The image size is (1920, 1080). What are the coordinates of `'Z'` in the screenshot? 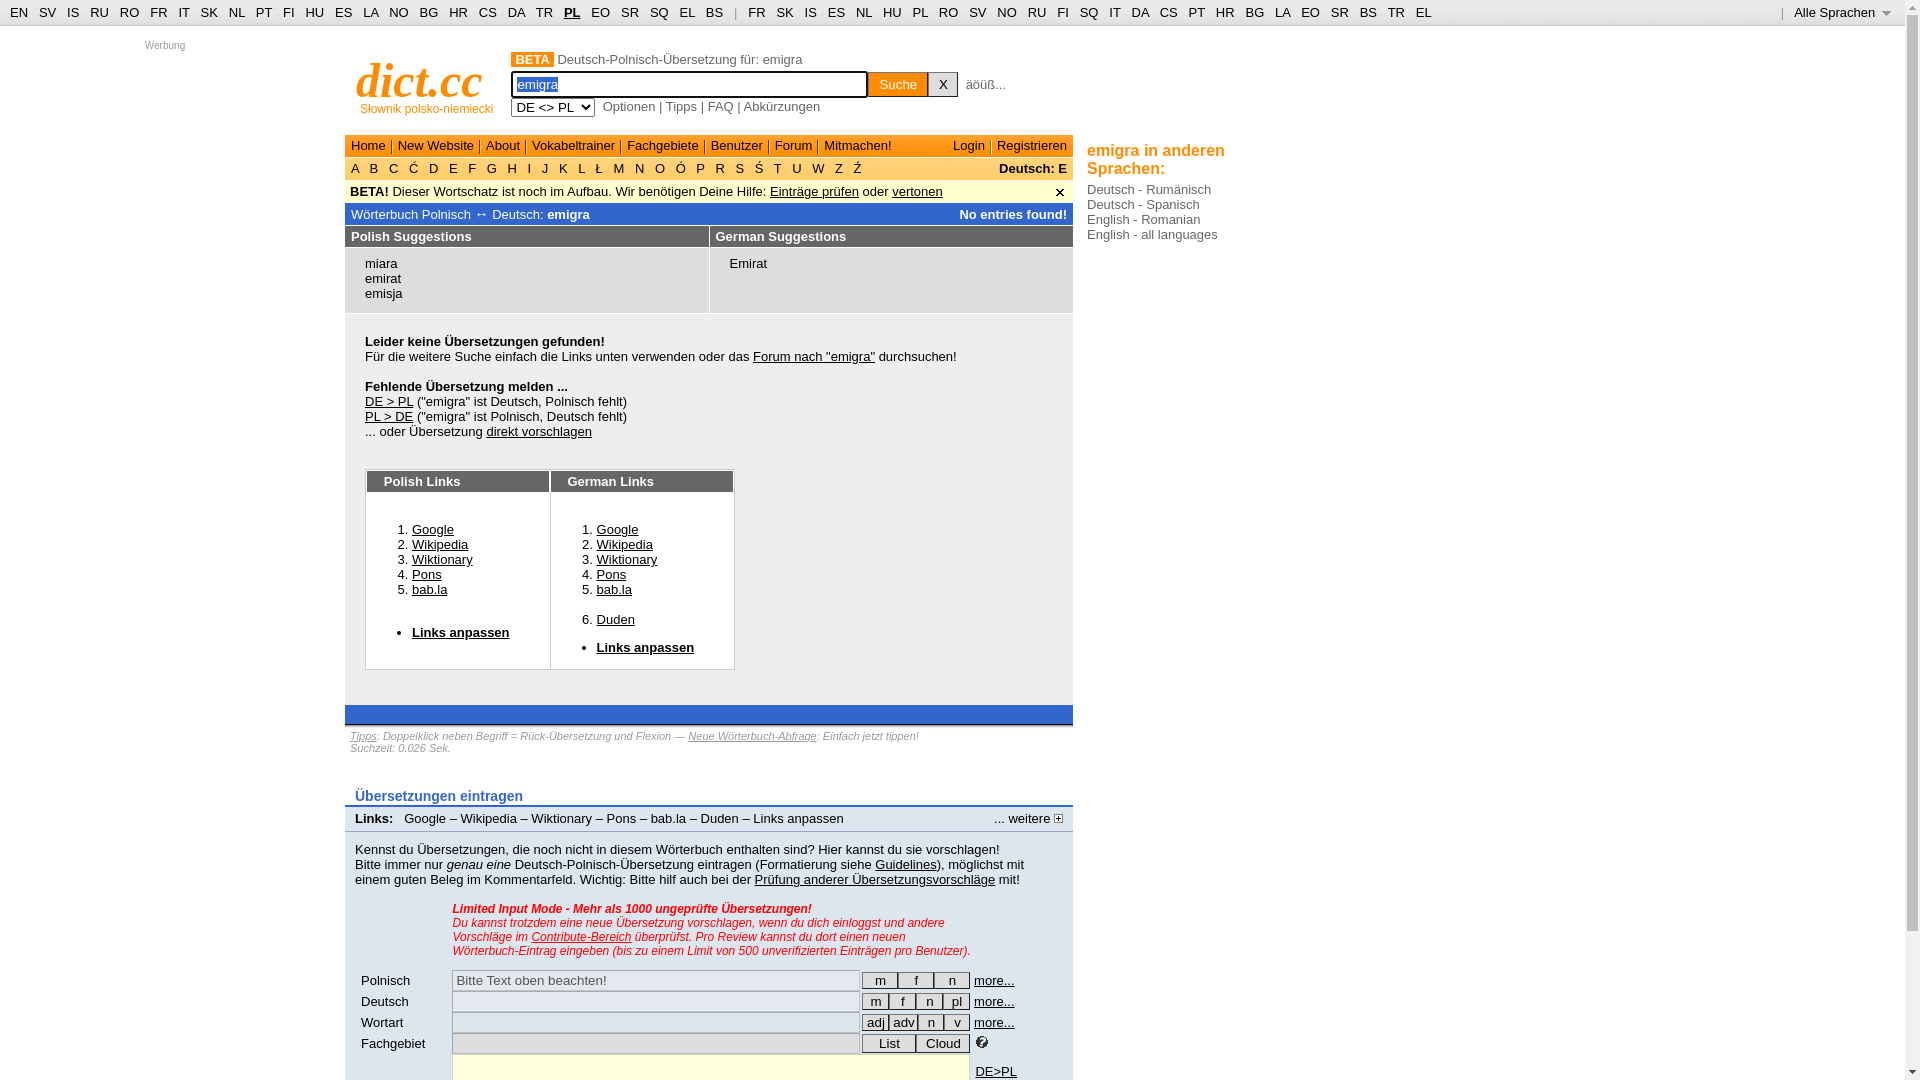 It's located at (838, 167).